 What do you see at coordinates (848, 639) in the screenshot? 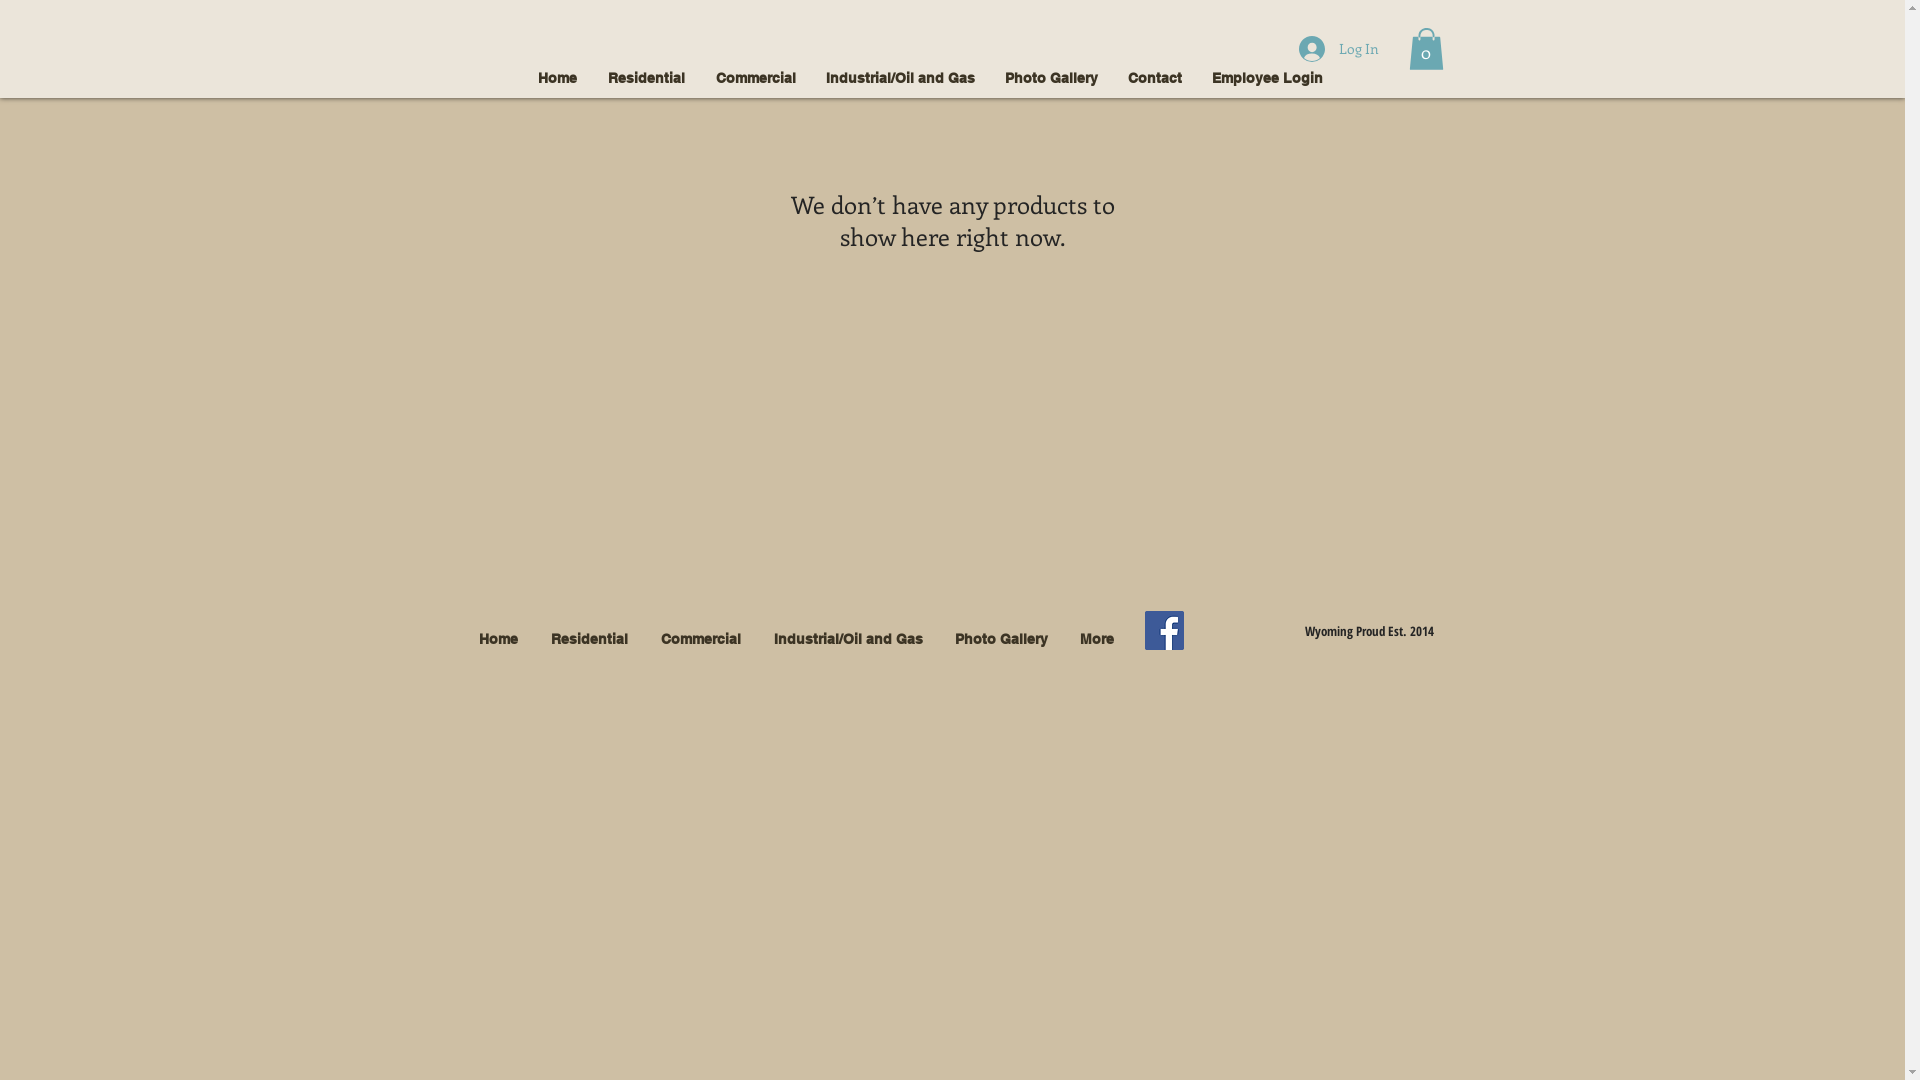
I see `'Industrial/Oil and Gas'` at bounding box center [848, 639].